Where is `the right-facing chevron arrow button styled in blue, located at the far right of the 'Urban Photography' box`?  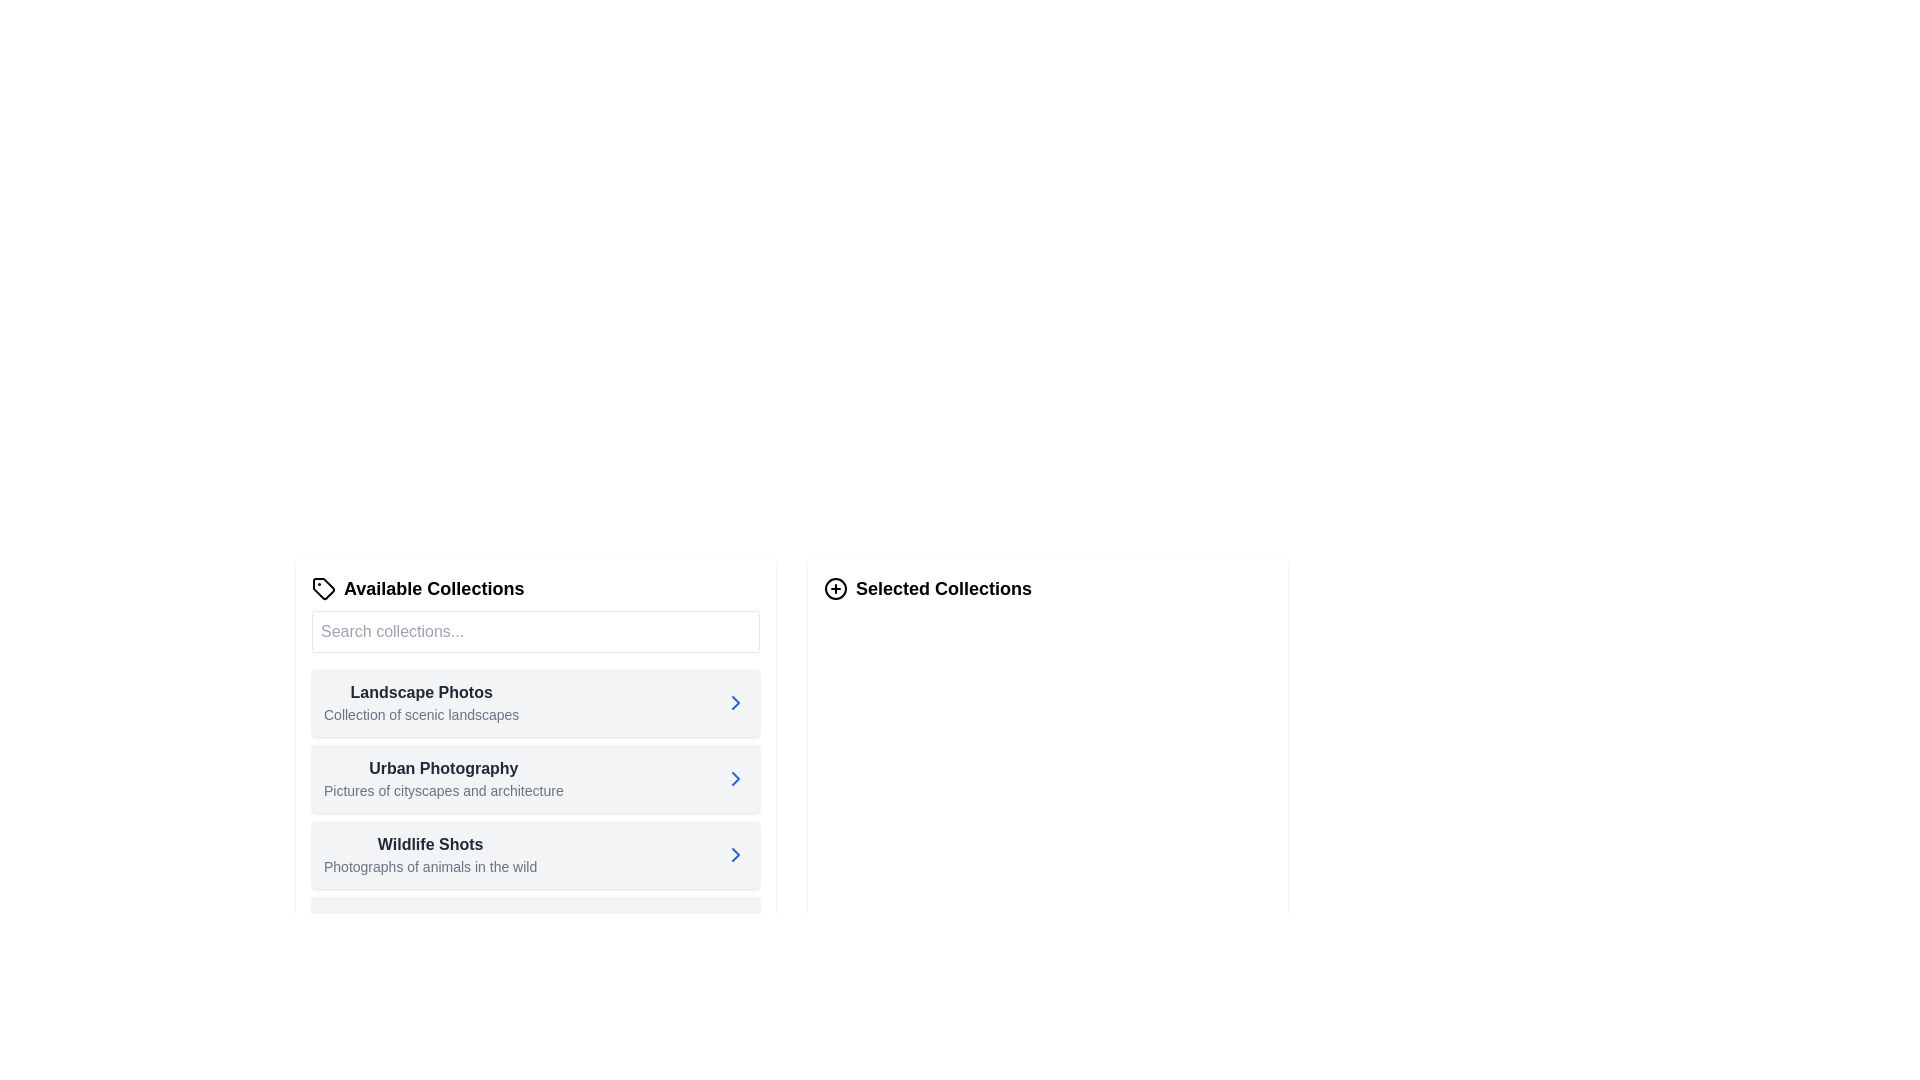 the right-facing chevron arrow button styled in blue, located at the far right of the 'Urban Photography' box is located at coordinates (734, 778).